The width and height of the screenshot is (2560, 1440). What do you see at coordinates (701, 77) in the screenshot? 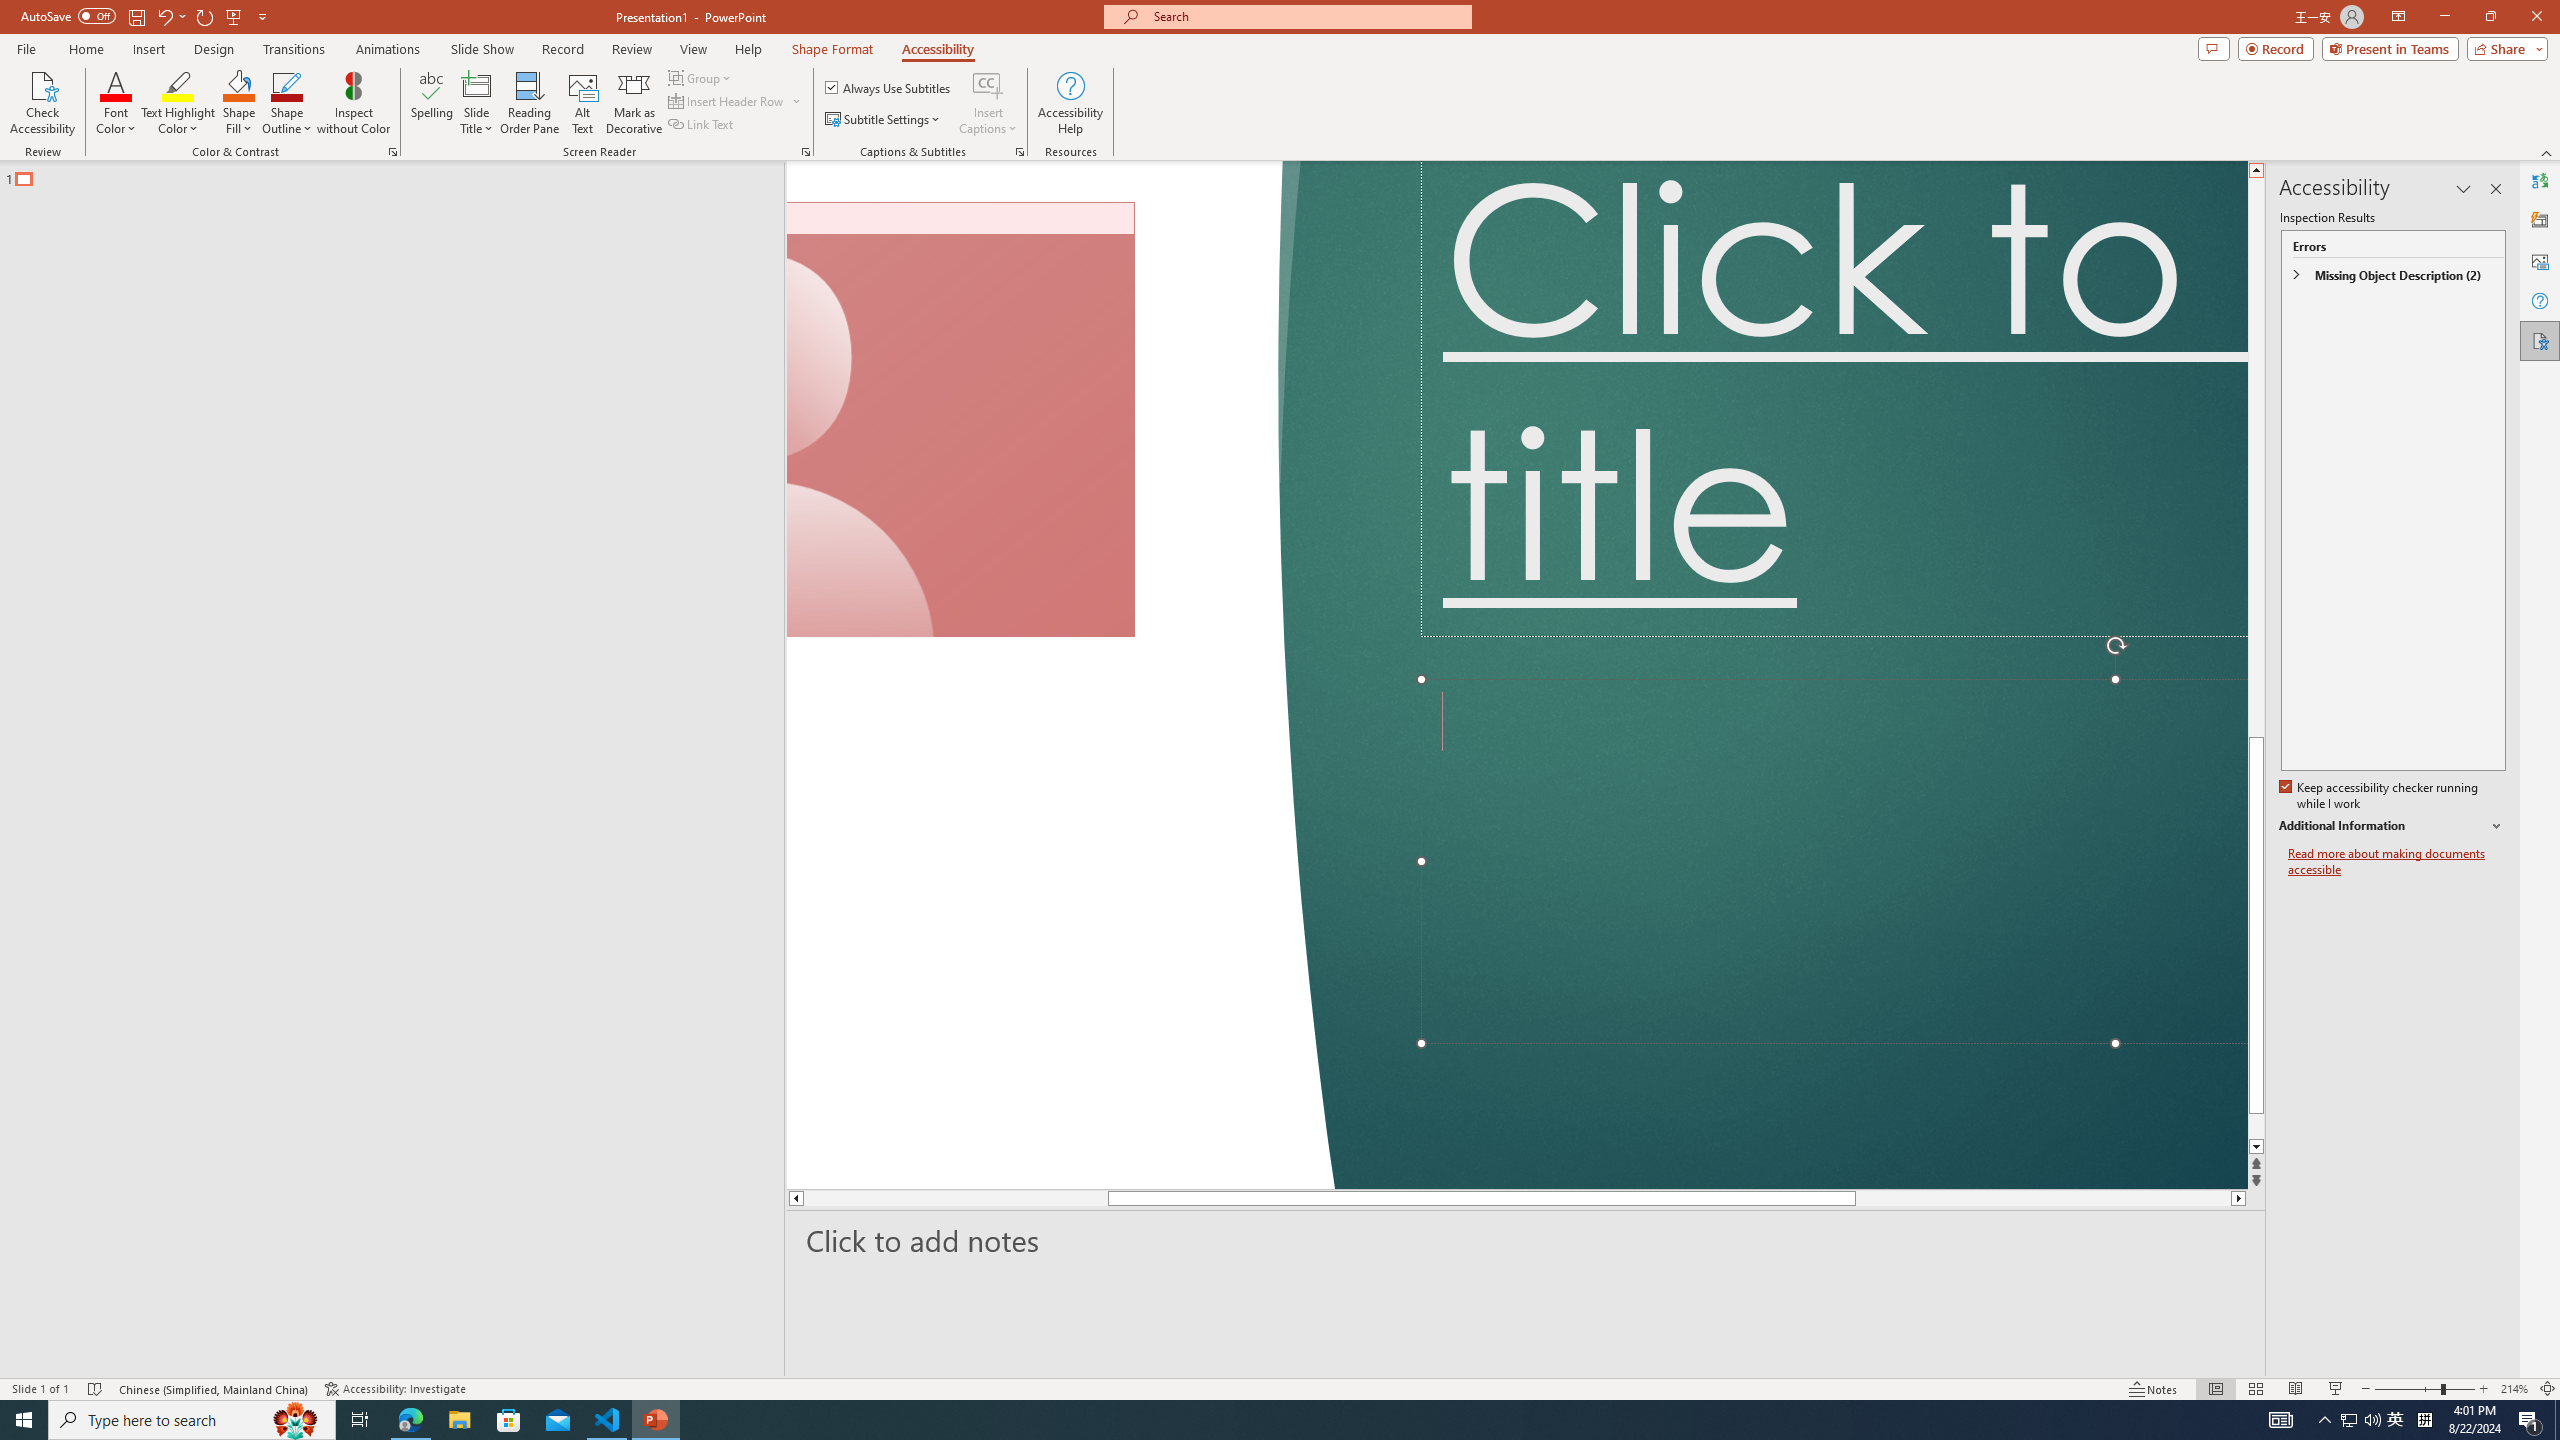
I see `'Group'` at bounding box center [701, 77].